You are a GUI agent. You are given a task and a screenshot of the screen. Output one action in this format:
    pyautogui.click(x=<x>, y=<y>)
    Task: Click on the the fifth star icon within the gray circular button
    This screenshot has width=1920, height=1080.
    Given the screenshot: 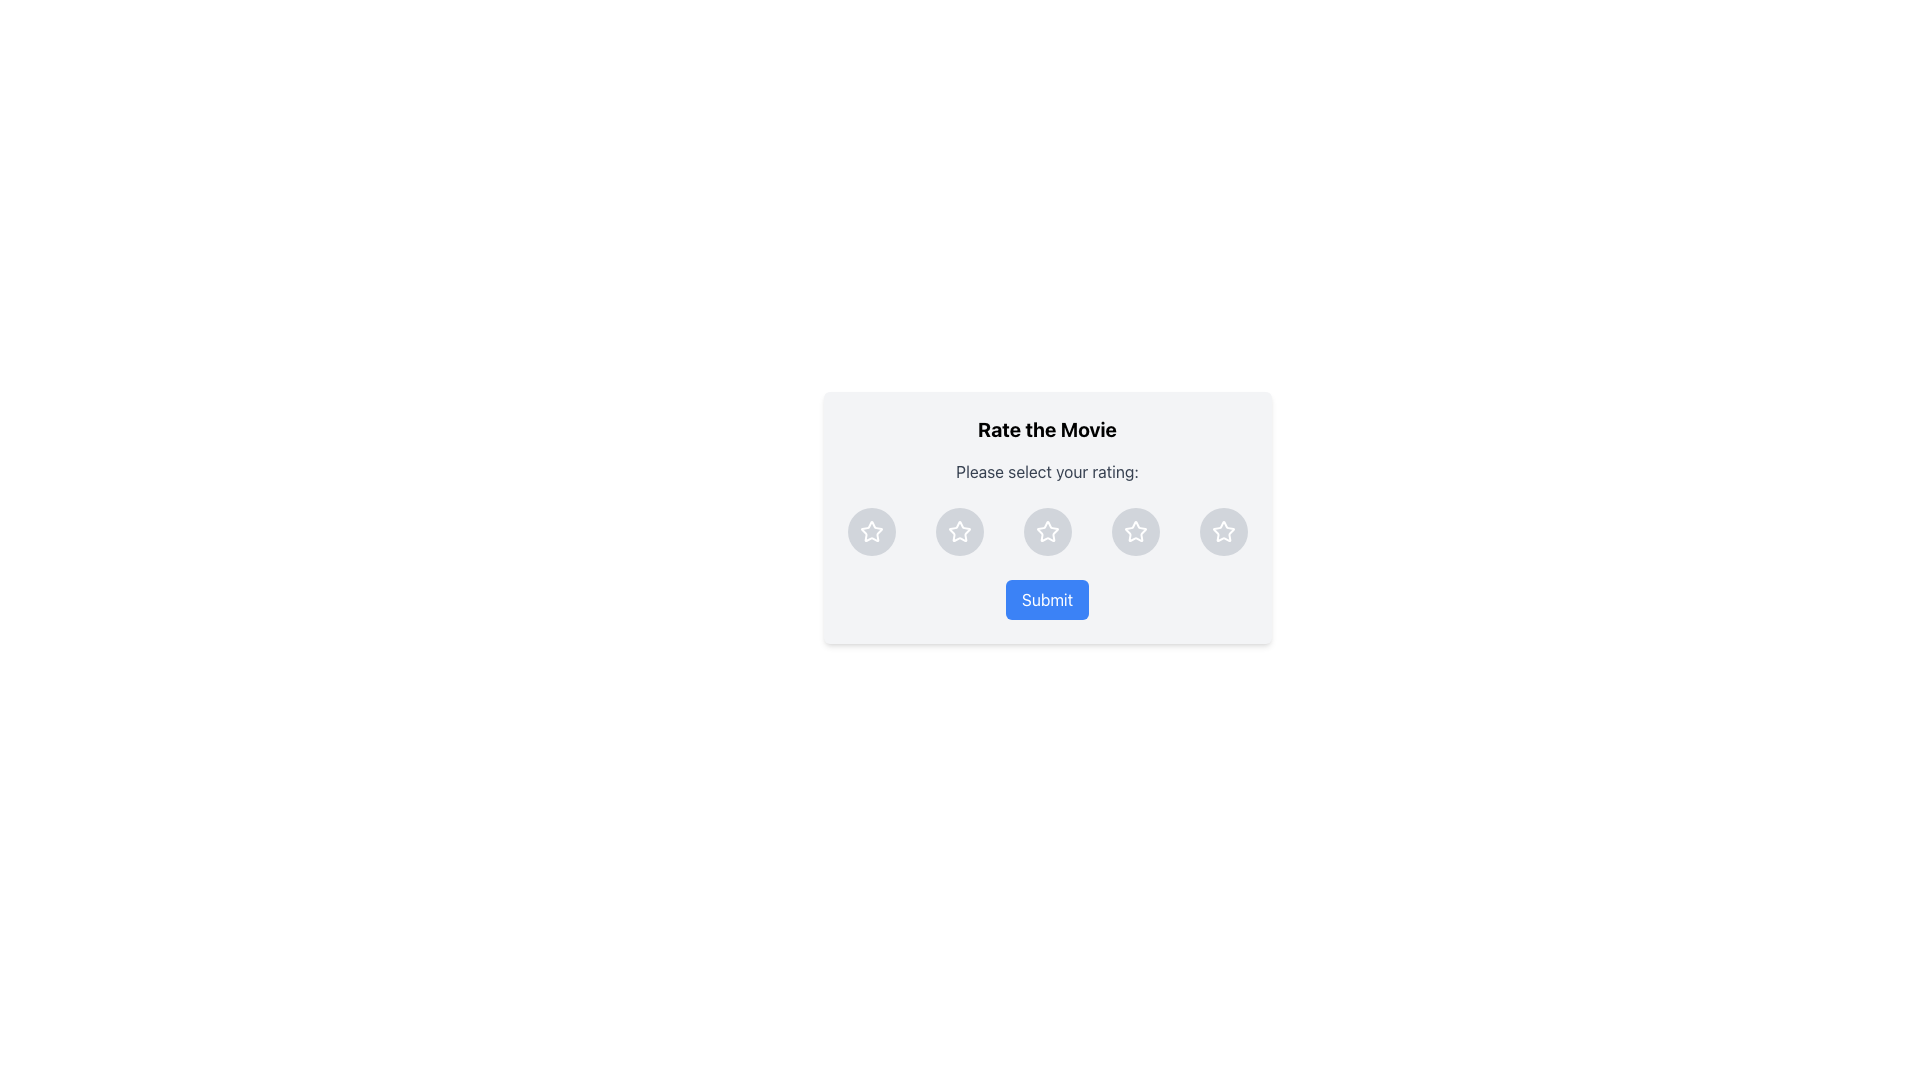 What is the action you would take?
    pyautogui.click(x=1135, y=531)
    